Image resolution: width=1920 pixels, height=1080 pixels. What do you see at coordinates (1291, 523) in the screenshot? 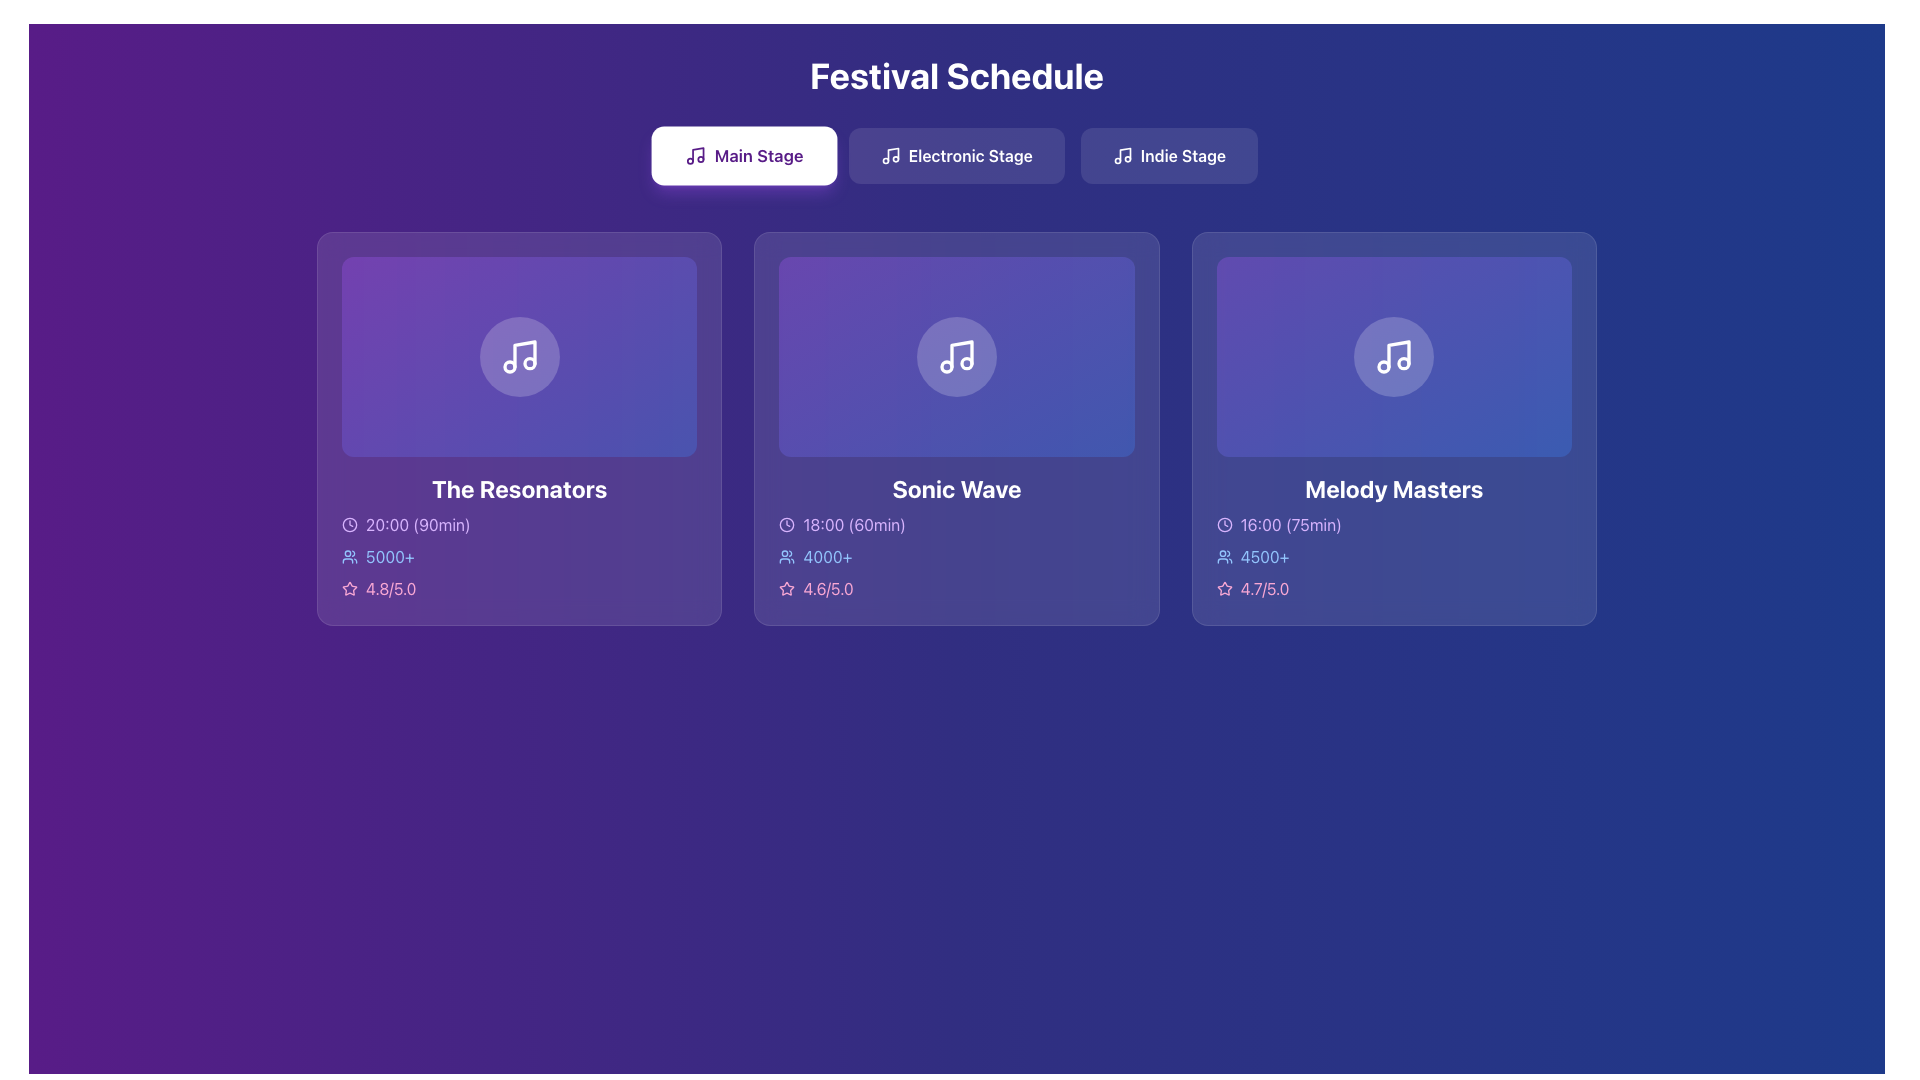
I see `text label displaying the starting time and duration of the event 'Melody Masters' in the 'Festival Schedule' interface, which is located near the top left area of the event card, to note the time information` at bounding box center [1291, 523].